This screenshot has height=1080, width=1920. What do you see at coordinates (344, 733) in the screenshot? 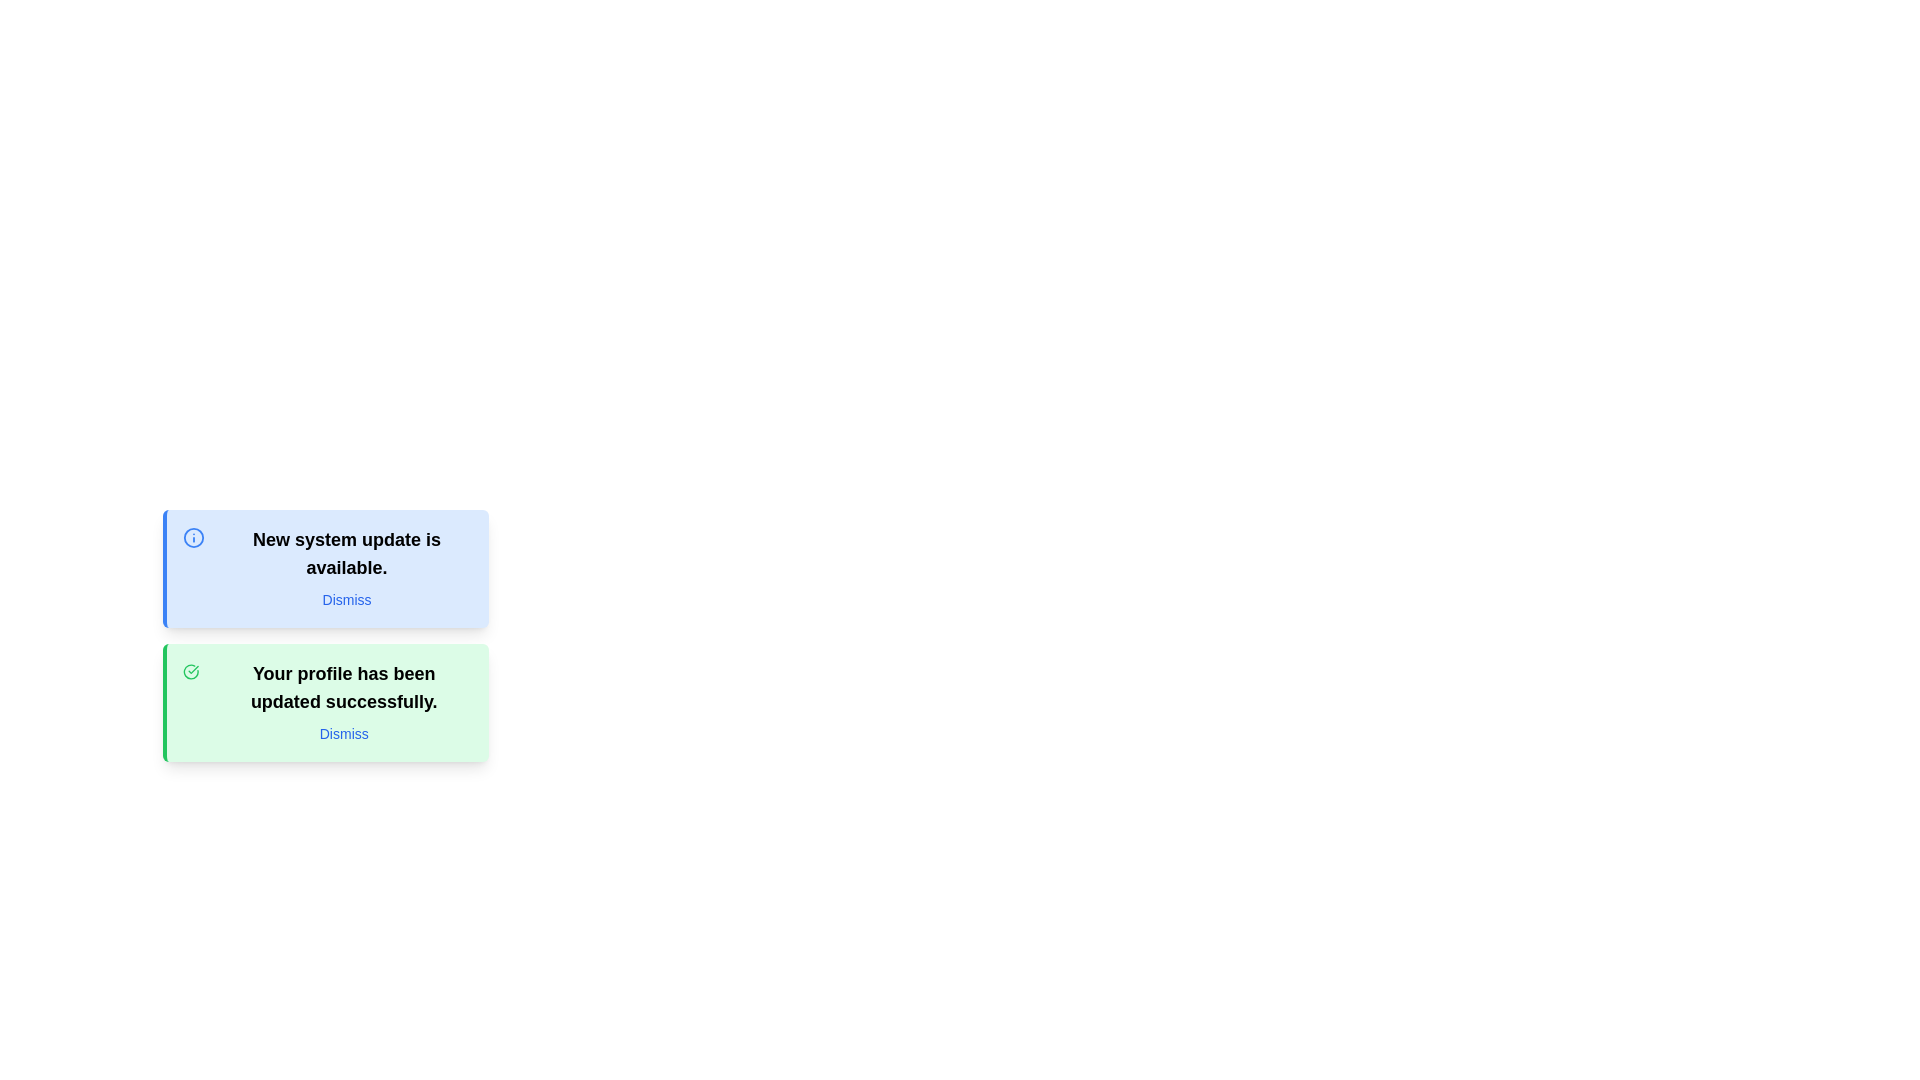
I see `the blue hyperlink labeled 'Dismiss' located at the bottom right of the green notification card` at bounding box center [344, 733].